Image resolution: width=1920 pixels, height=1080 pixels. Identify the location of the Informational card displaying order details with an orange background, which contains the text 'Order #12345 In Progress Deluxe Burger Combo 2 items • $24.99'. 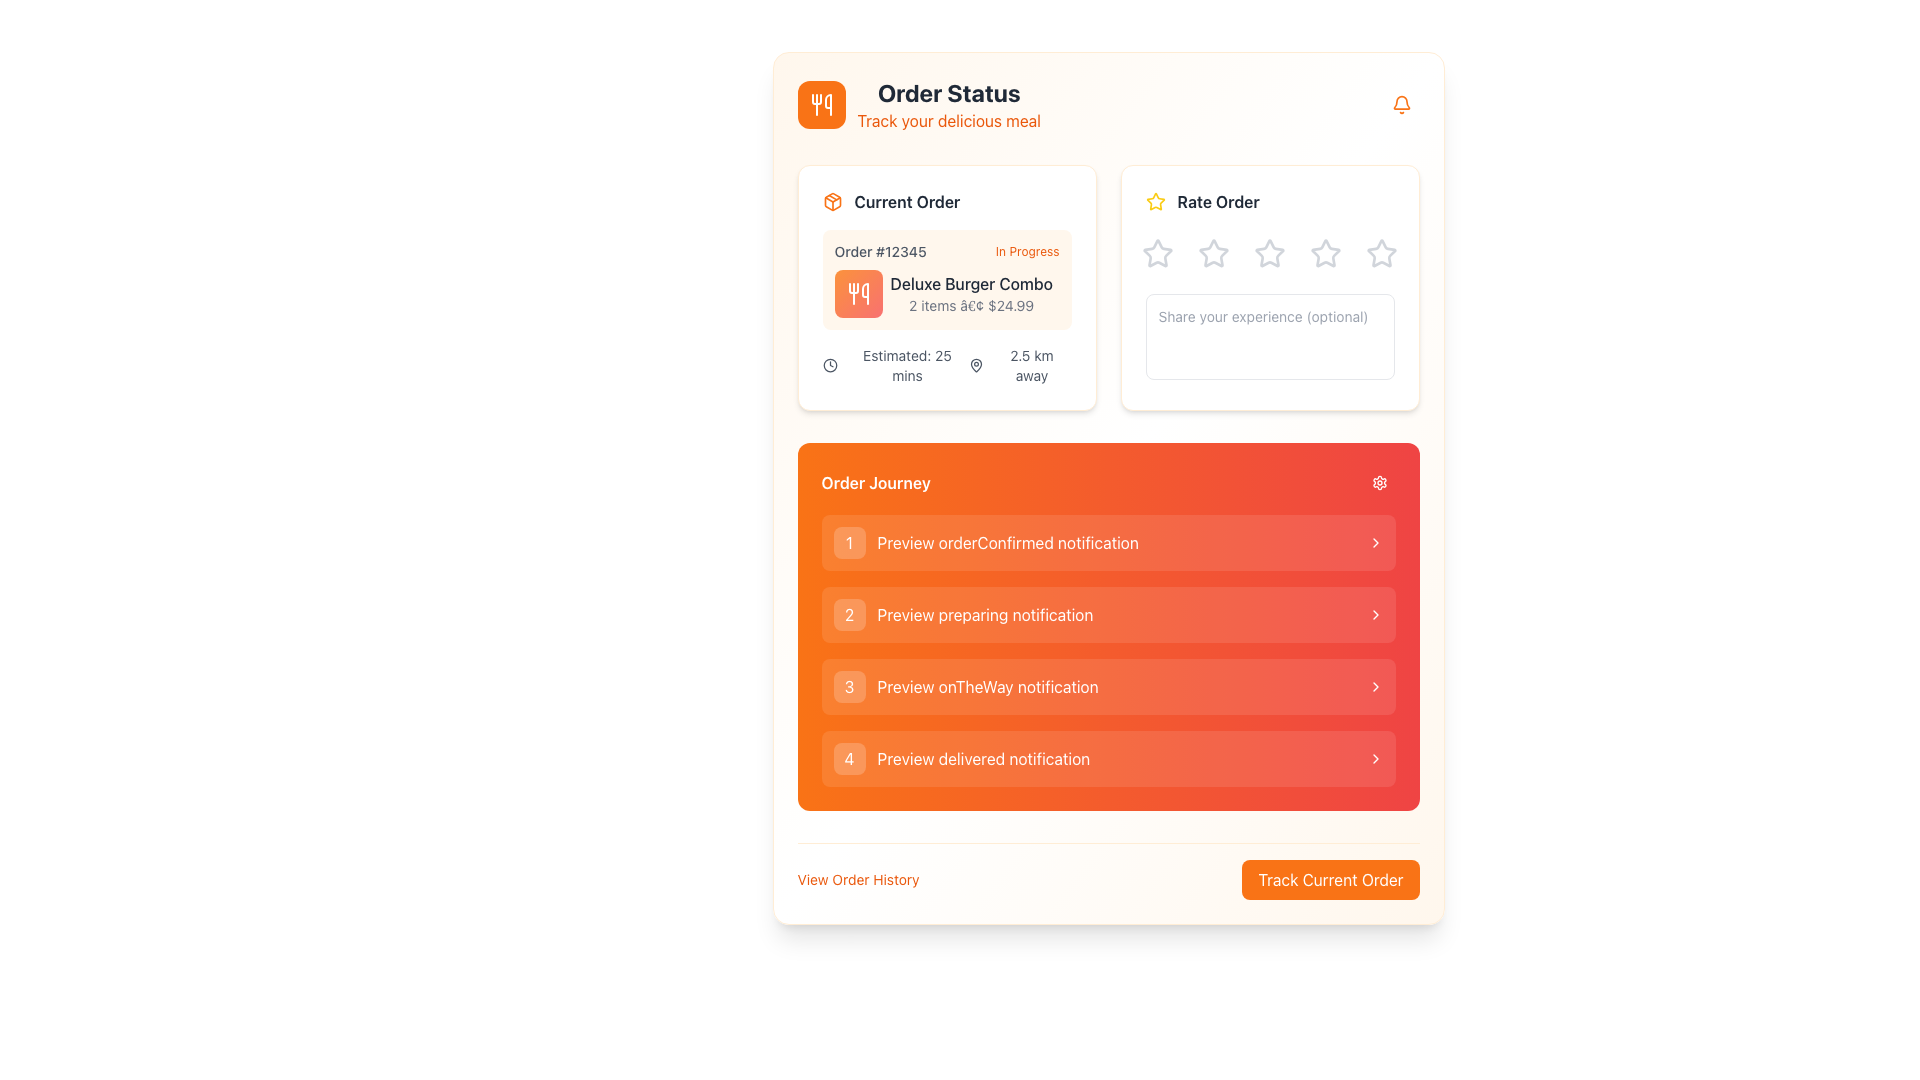
(945, 280).